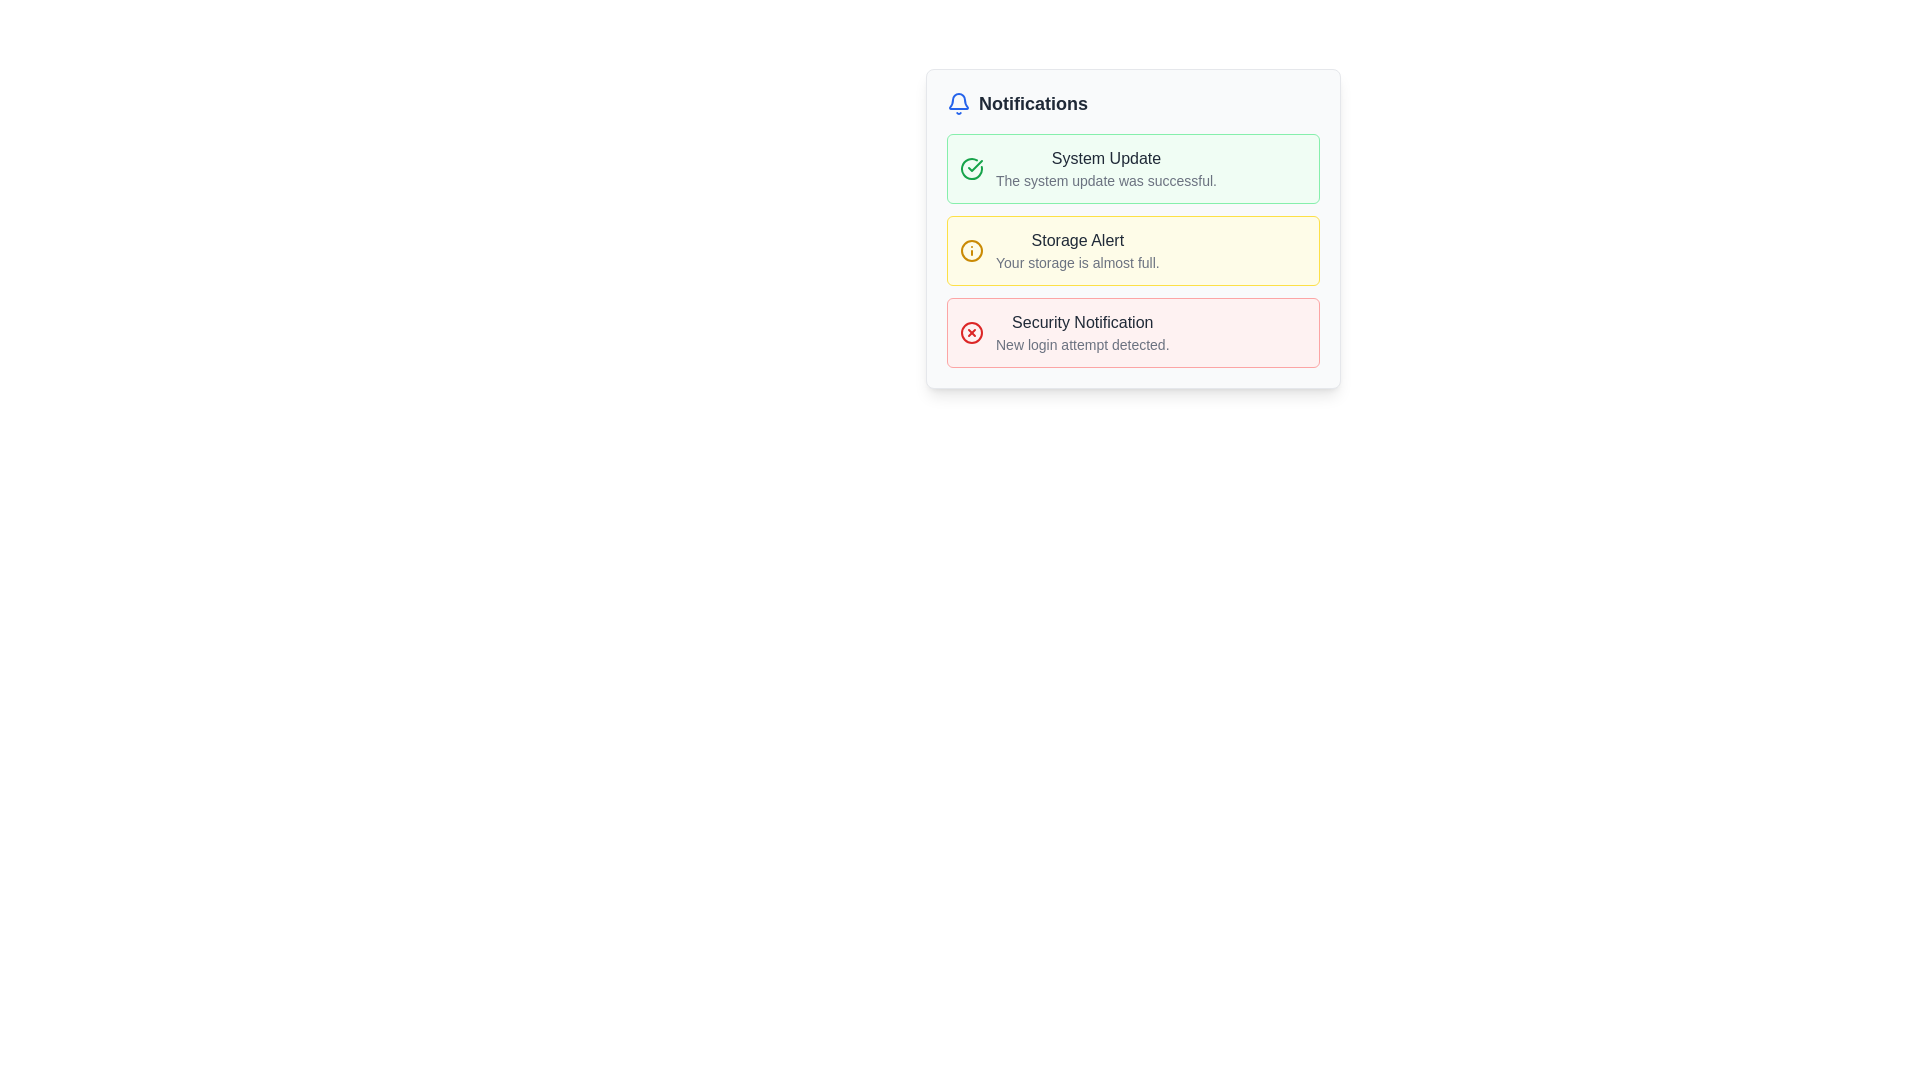  I want to click on the 'Storage Alert' text label which is a medium-sized dark gray header positioned in the middle notification section above the subtext 'Your storage is almost full.', so click(1076, 239).